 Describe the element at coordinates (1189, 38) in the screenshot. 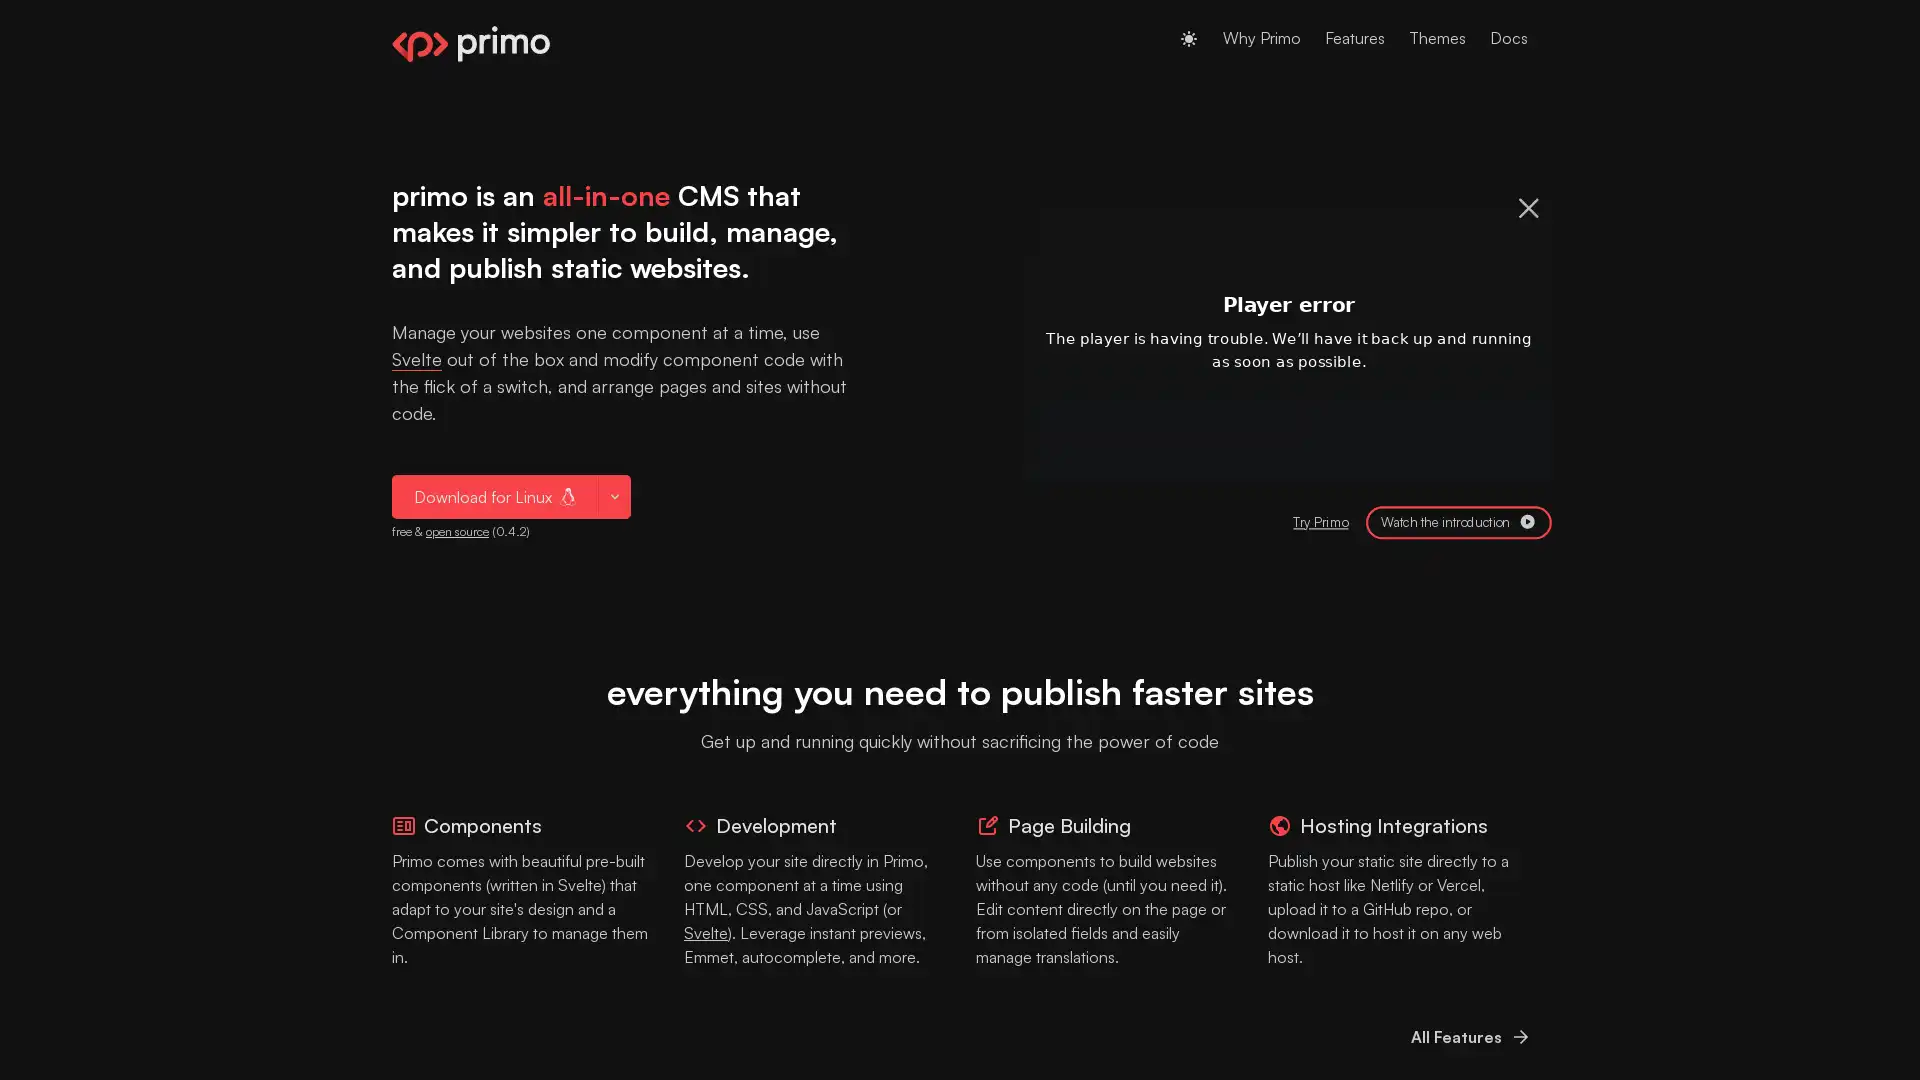

I see `Toggle dark mode` at that location.